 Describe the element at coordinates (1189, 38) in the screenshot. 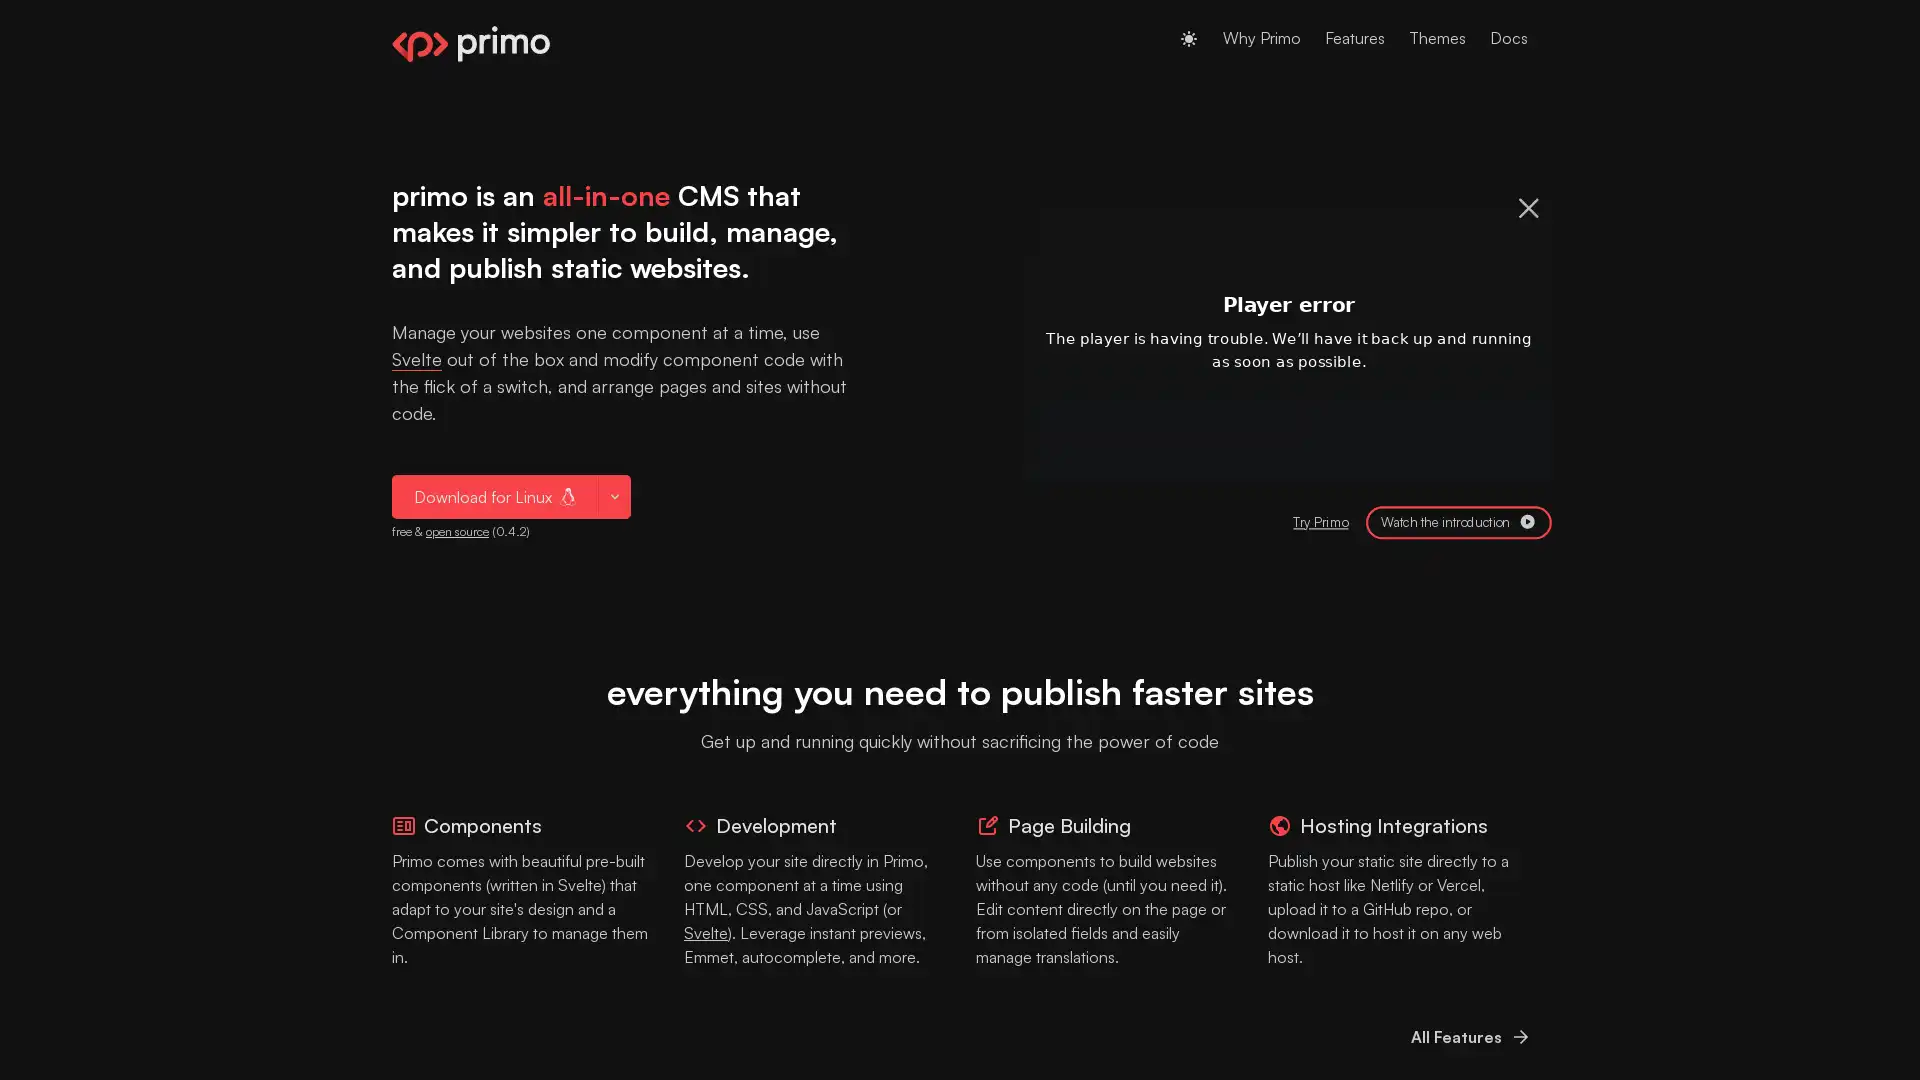

I see `Toggle dark mode` at that location.